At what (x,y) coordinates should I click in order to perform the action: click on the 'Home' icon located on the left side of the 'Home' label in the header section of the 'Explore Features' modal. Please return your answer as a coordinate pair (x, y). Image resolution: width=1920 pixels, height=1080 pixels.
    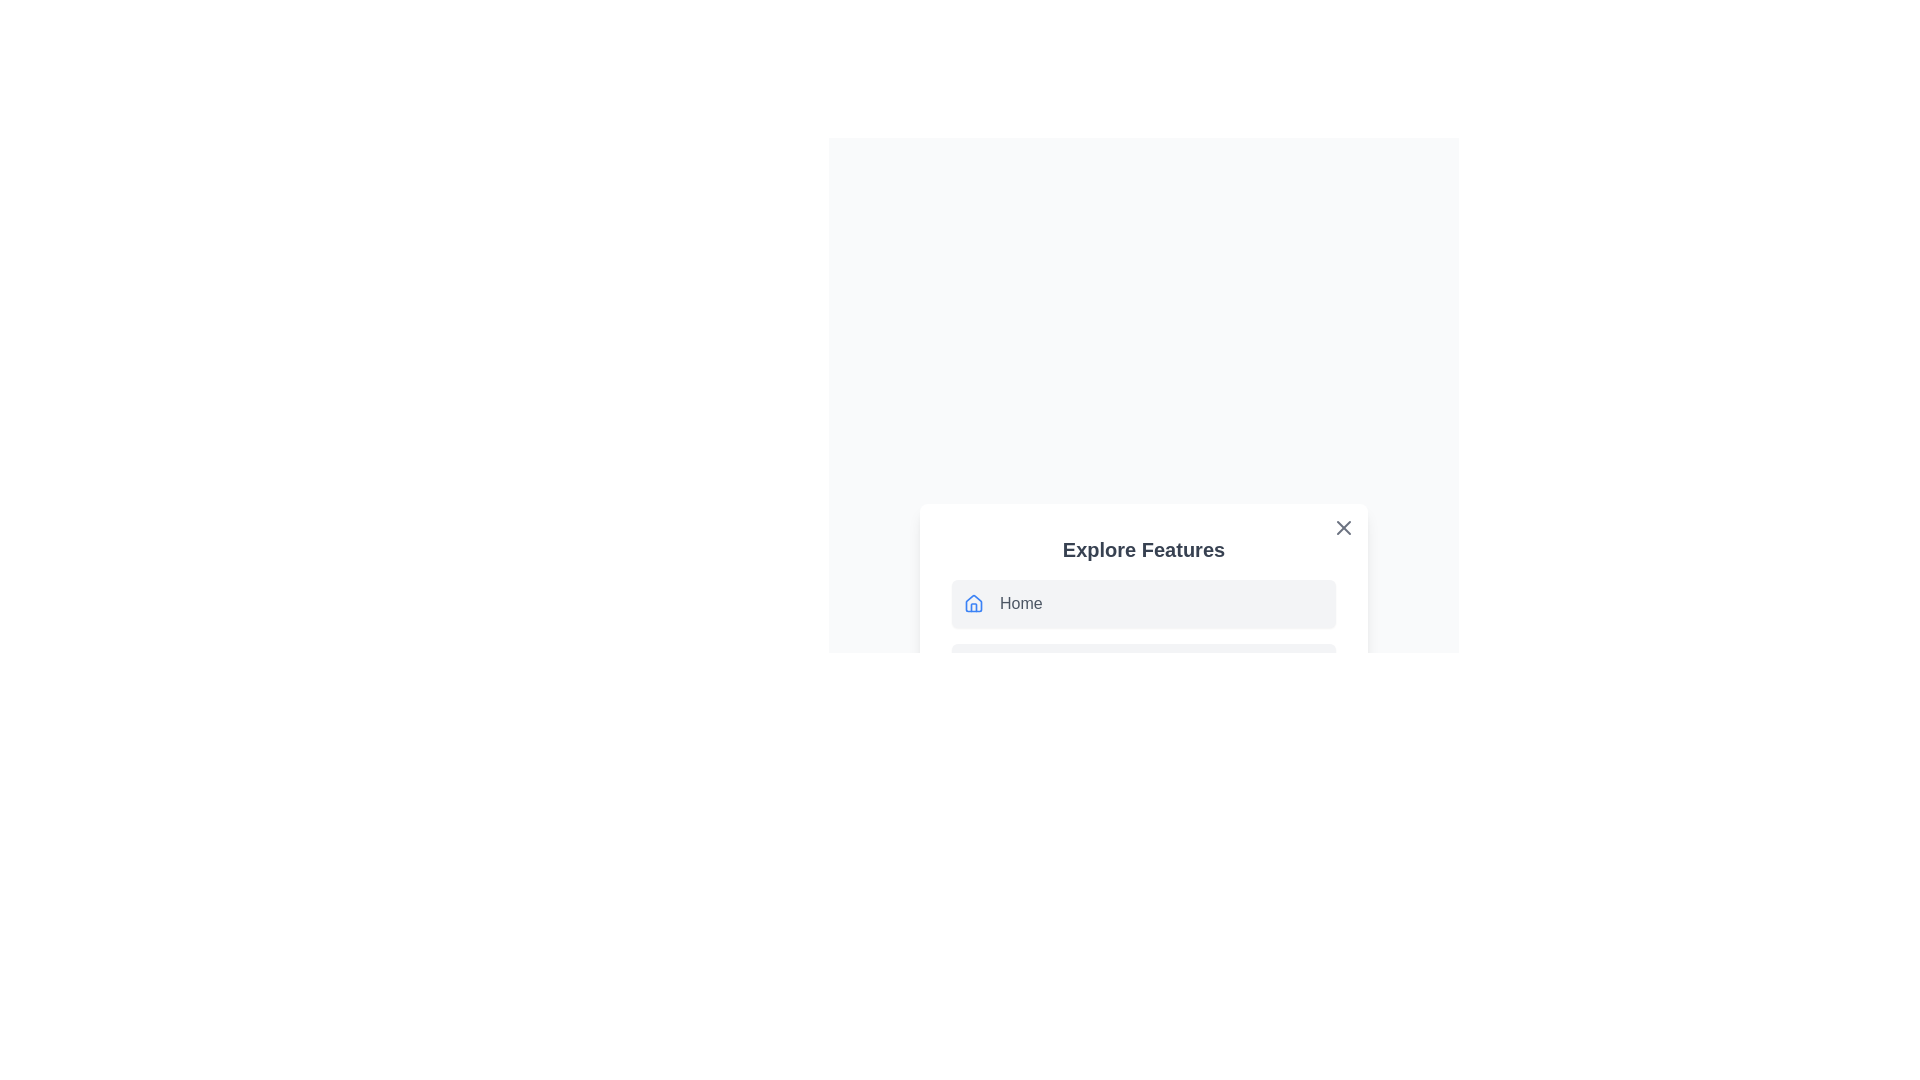
    Looking at the image, I should click on (974, 603).